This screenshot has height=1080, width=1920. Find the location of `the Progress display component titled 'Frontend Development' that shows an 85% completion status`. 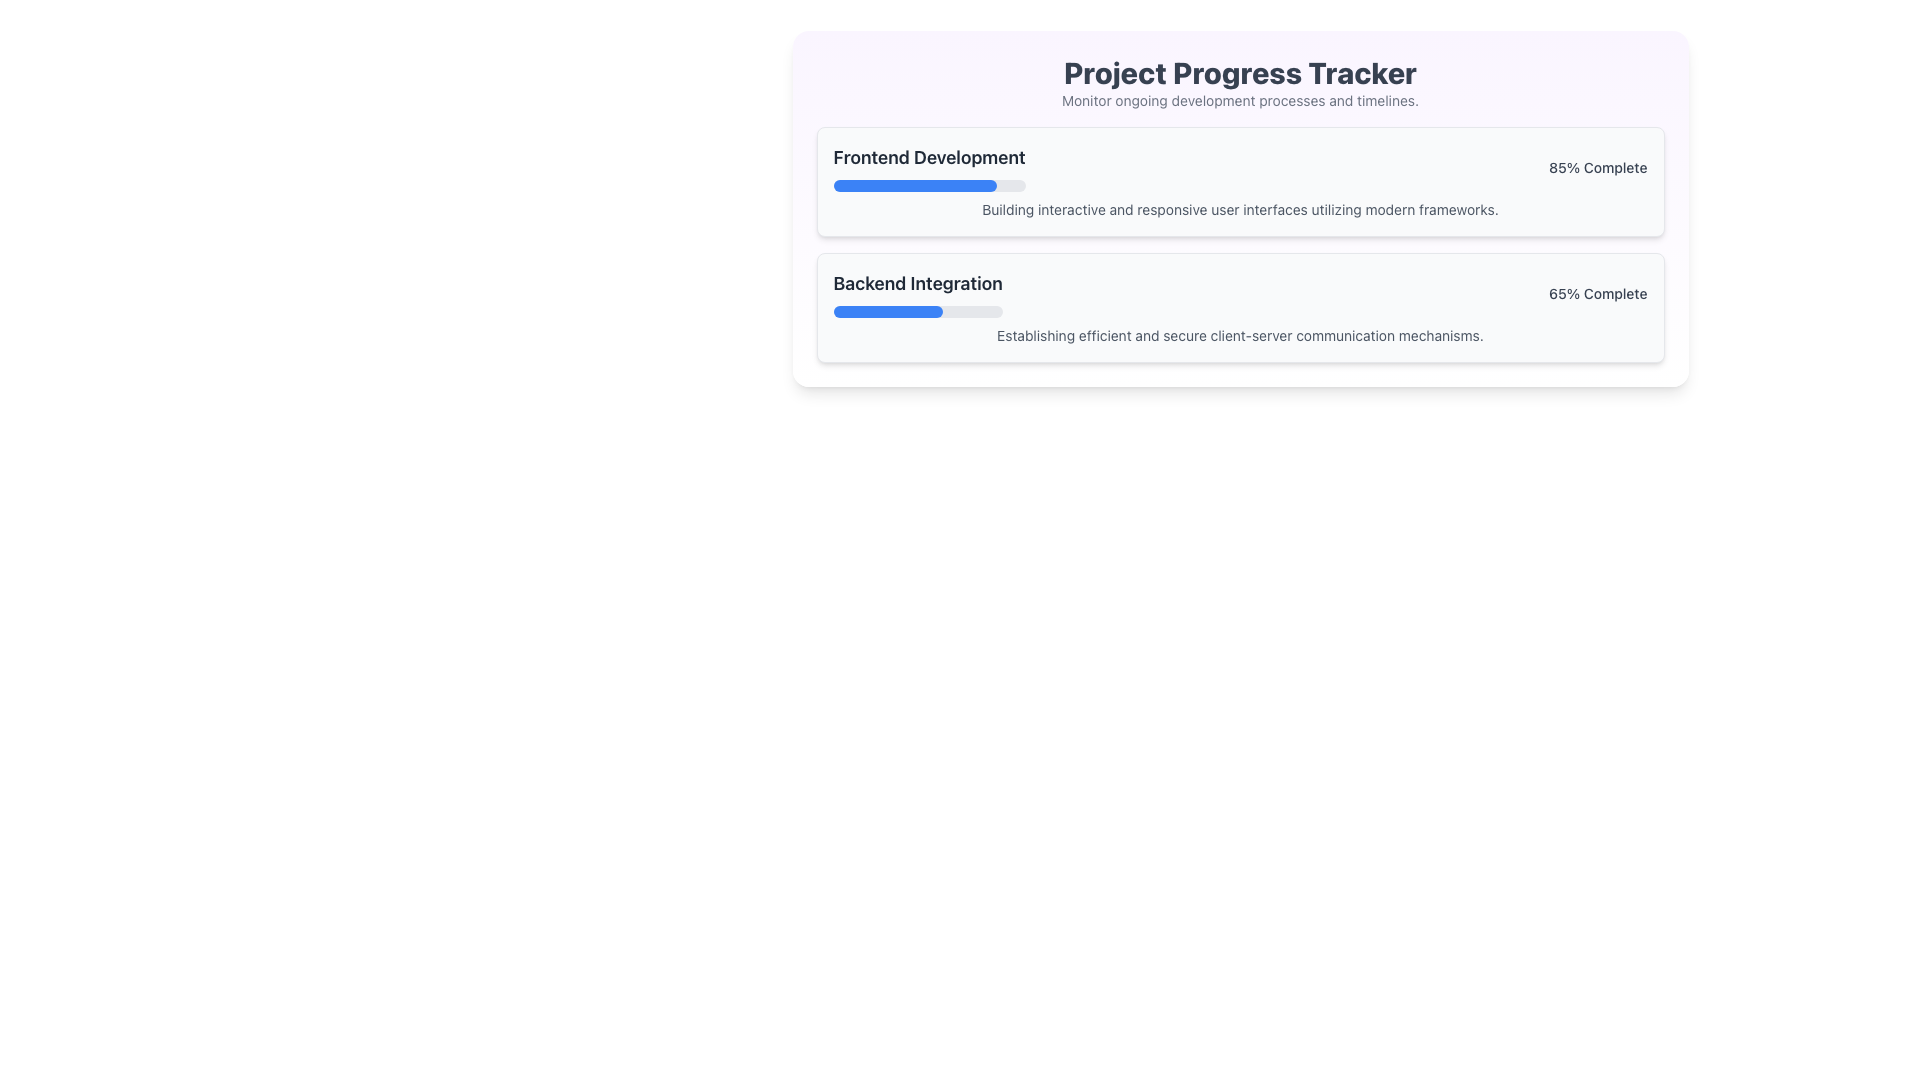

the Progress display component titled 'Frontend Development' that shows an 85% completion status is located at coordinates (1239, 167).